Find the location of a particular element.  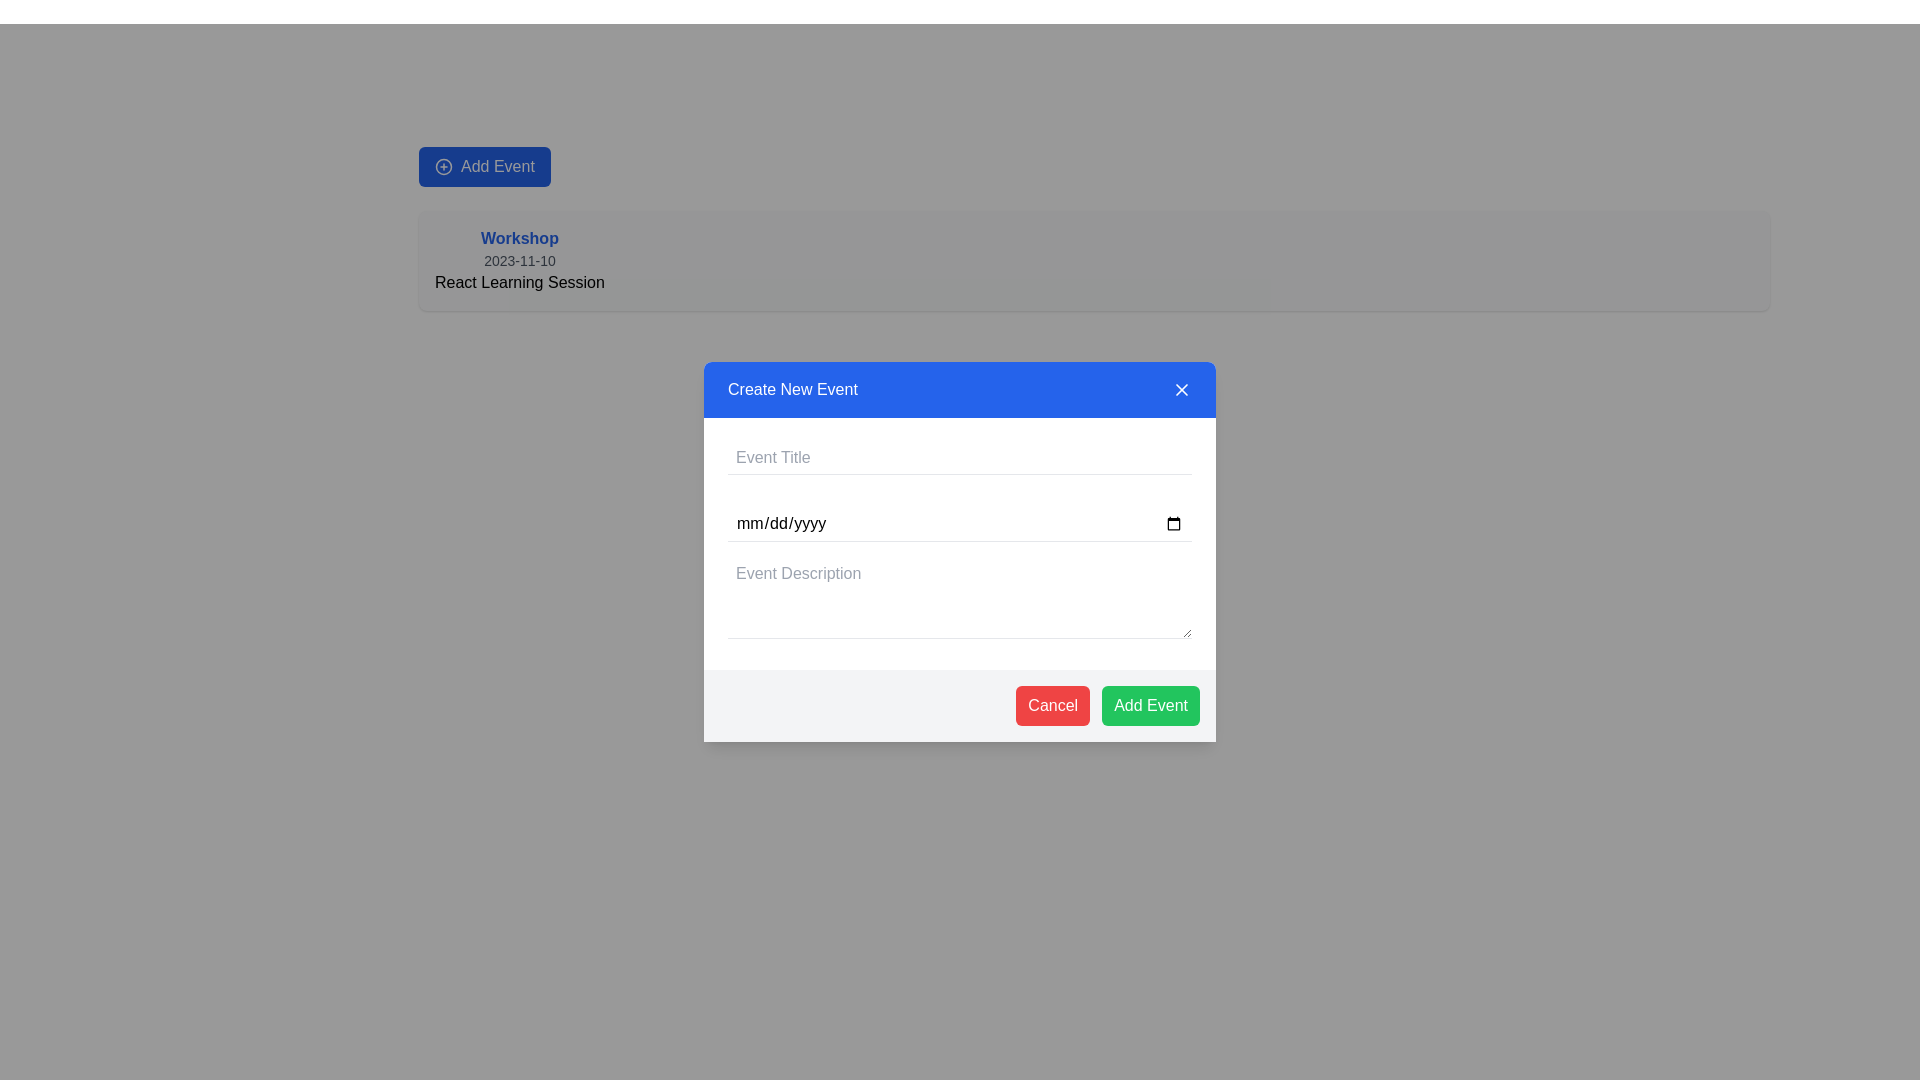

the 'Workshop' text label, which is displayed in bold blue text and positioned at the top of a text block containing session details is located at coordinates (519, 238).